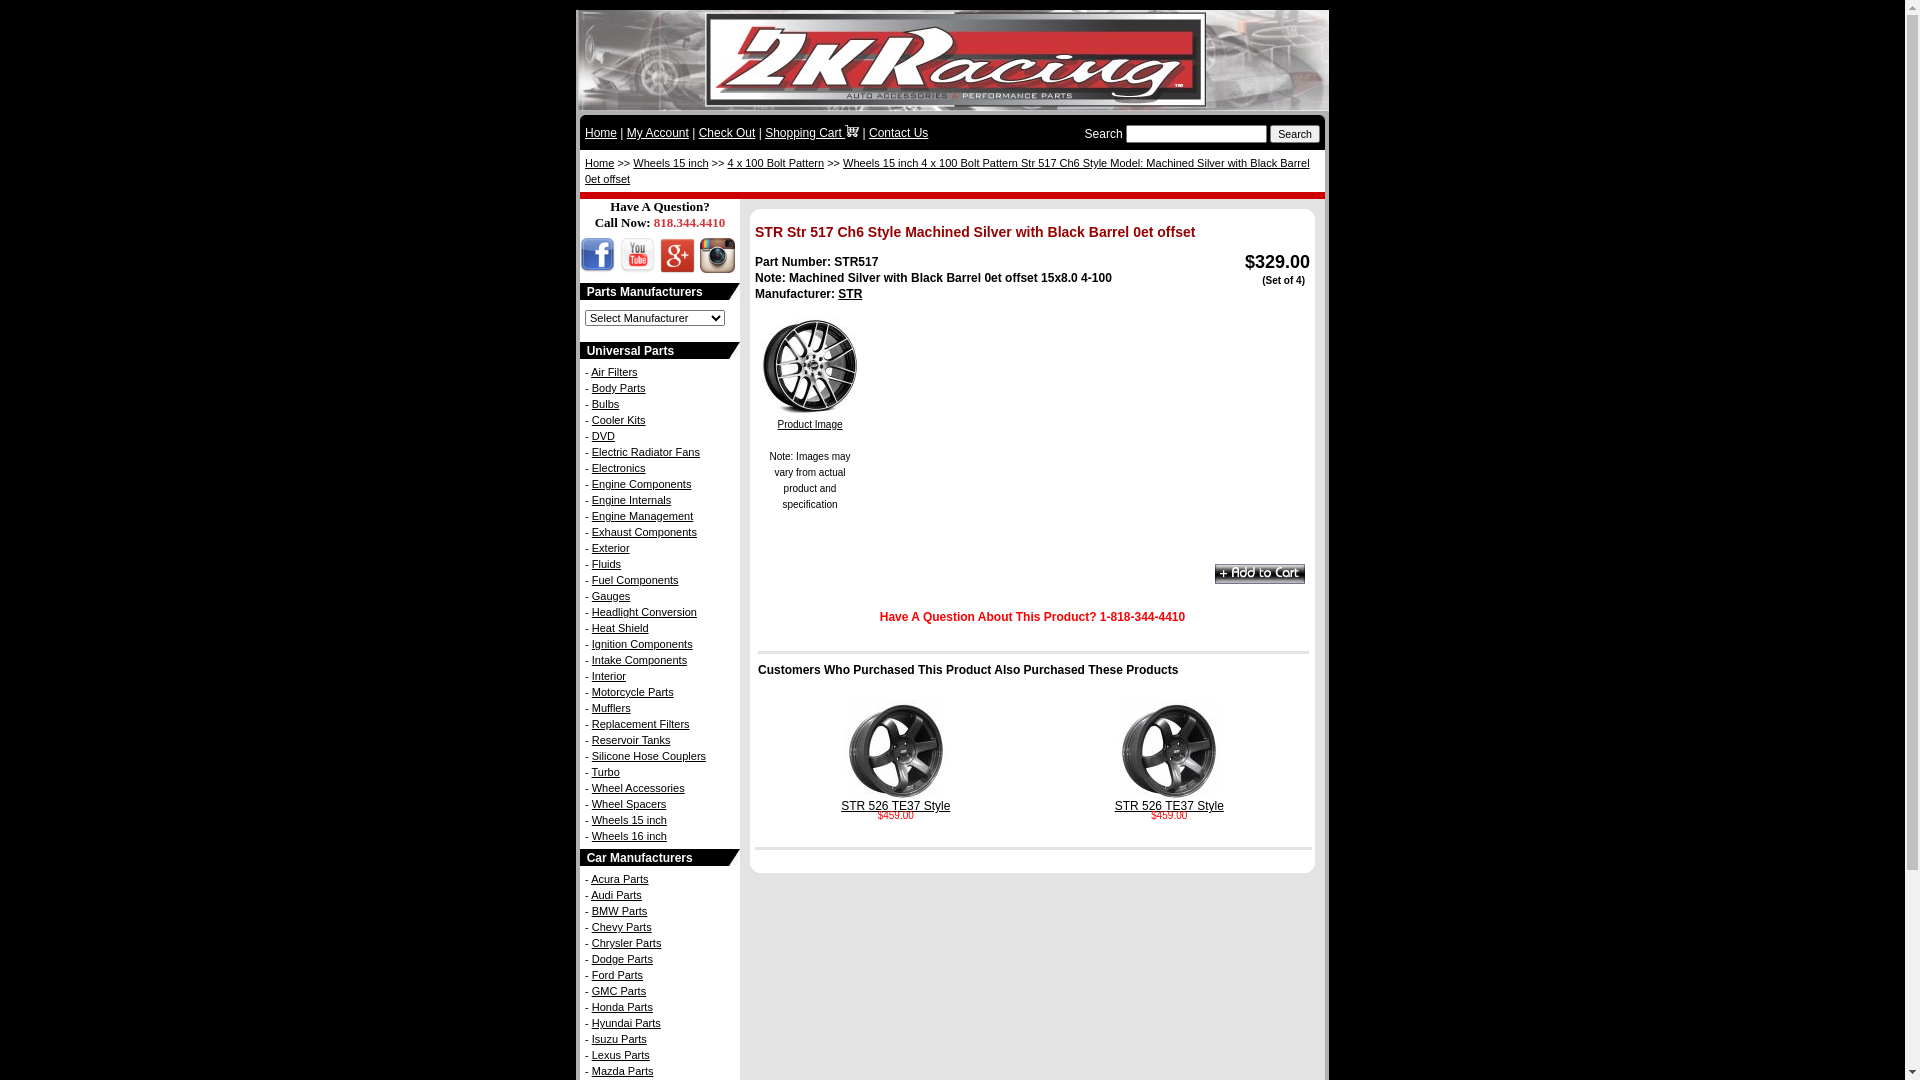  What do you see at coordinates (619, 1054) in the screenshot?
I see `'Lexus Parts'` at bounding box center [619, 1054].